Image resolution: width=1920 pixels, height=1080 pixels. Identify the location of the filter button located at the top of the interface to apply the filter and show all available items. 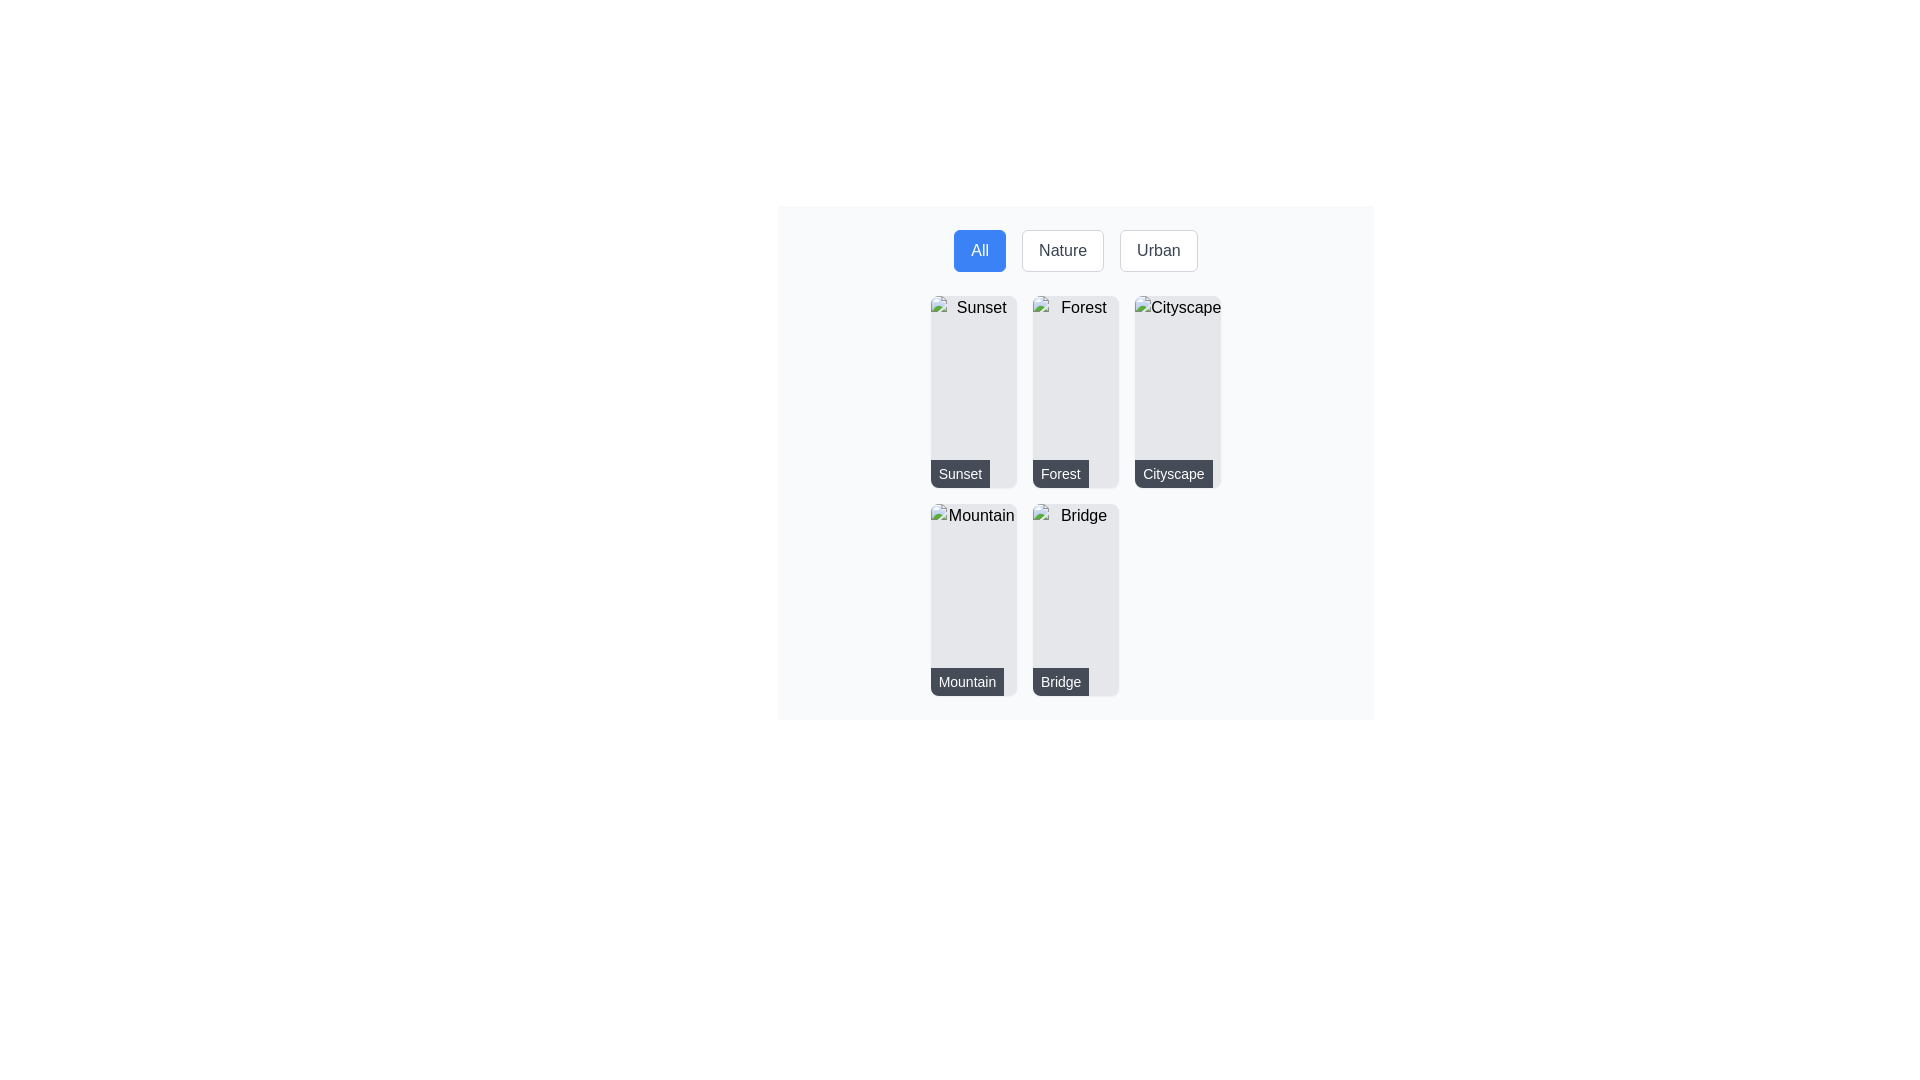
(980, 249).